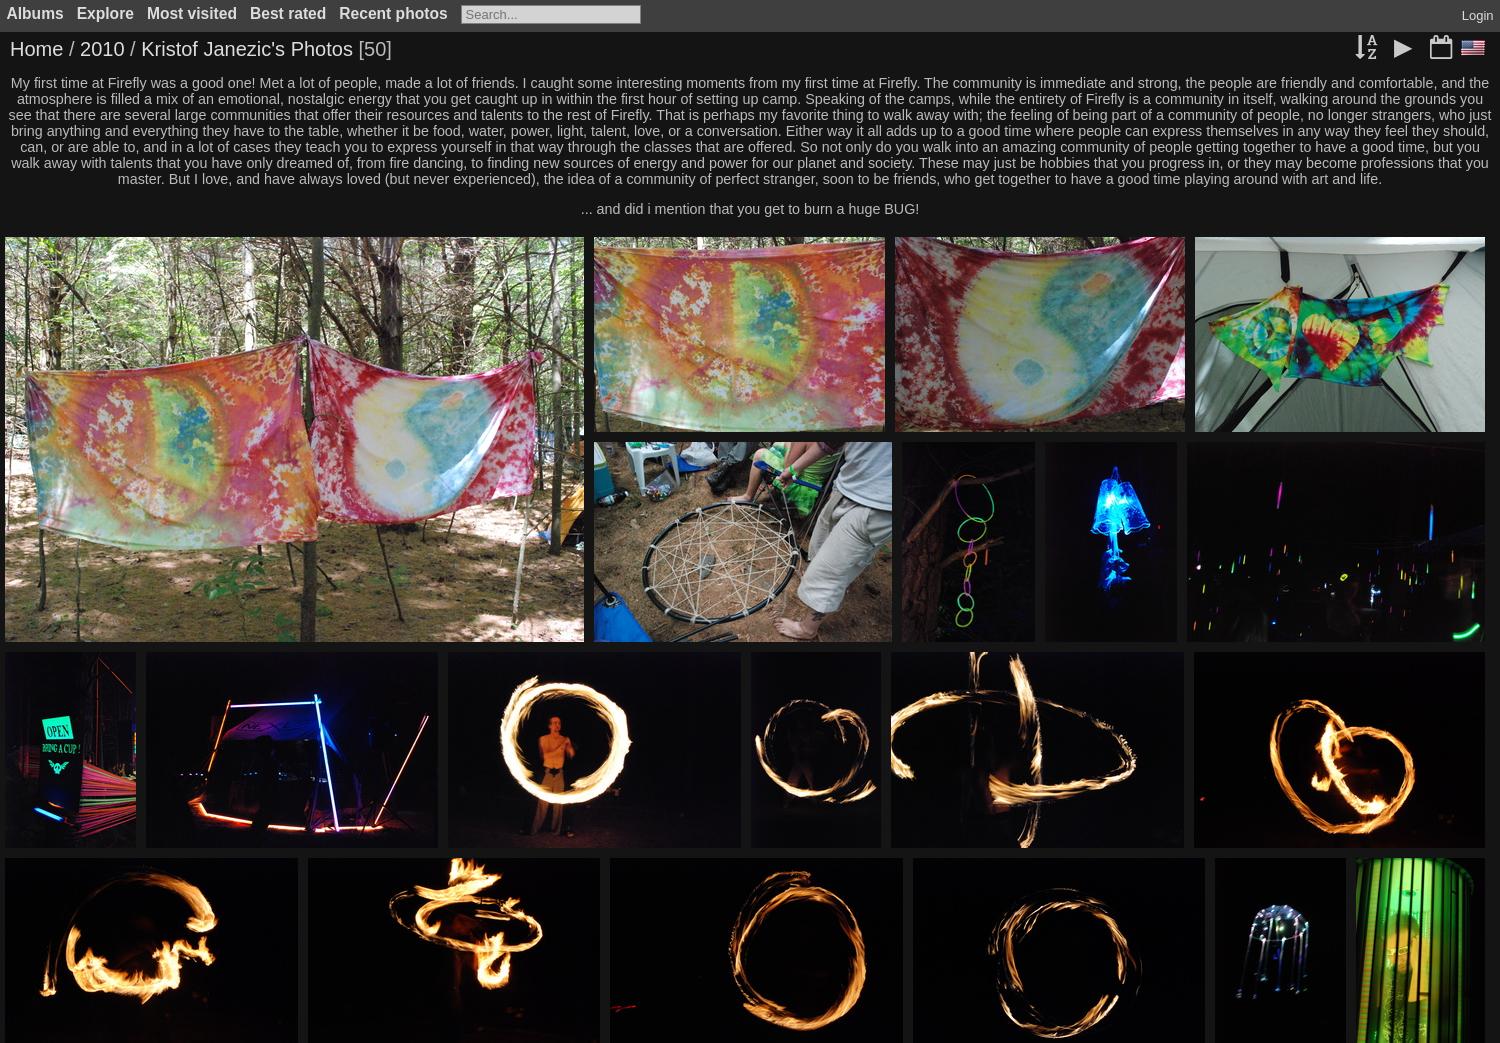 The height and width of the screenshot is (1043, 1500). Describe the element at coordinates (1342, 446) in the screenshot. I see `'IMG 29'` at that location.